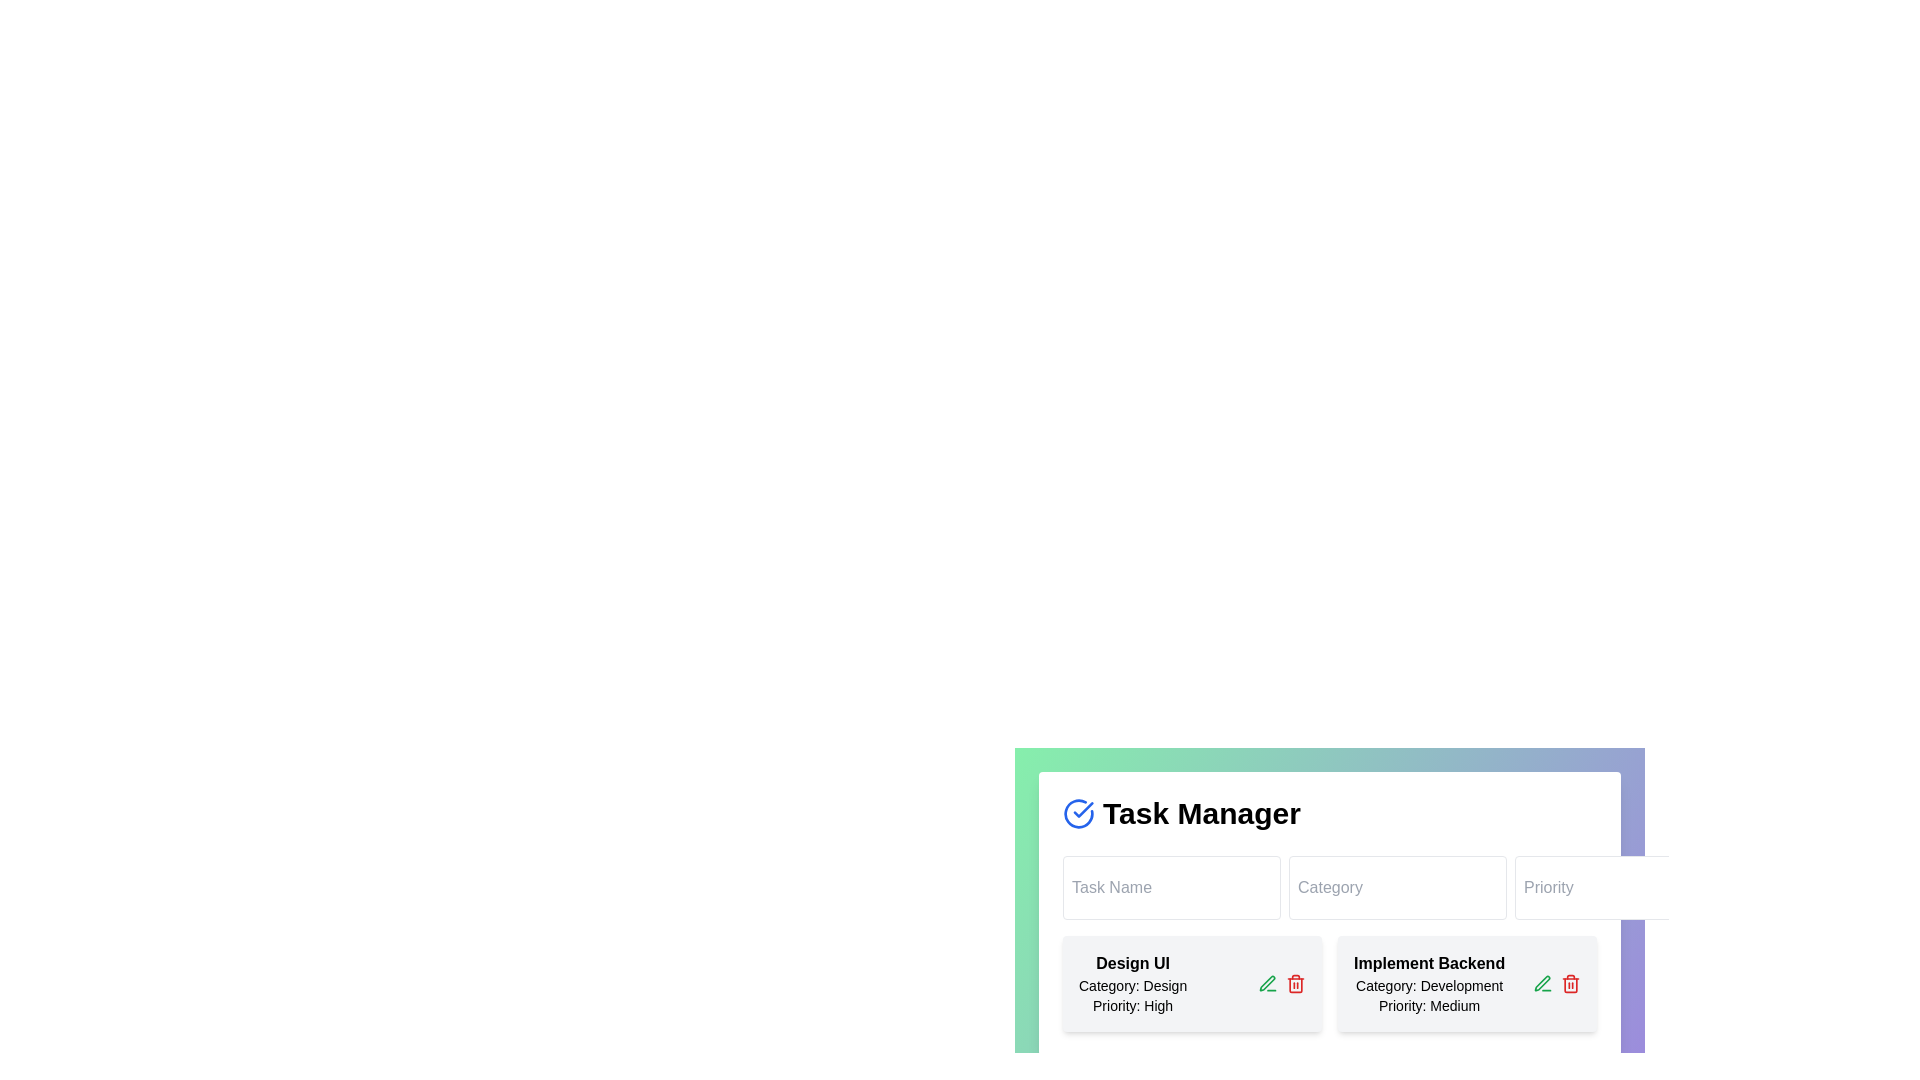 This screenshot has width=1920, height=1080. I want to click on the first green pen icon located in the top left corner relative to the second pen icon to initiate the edit functionality, so click(1266, 982).